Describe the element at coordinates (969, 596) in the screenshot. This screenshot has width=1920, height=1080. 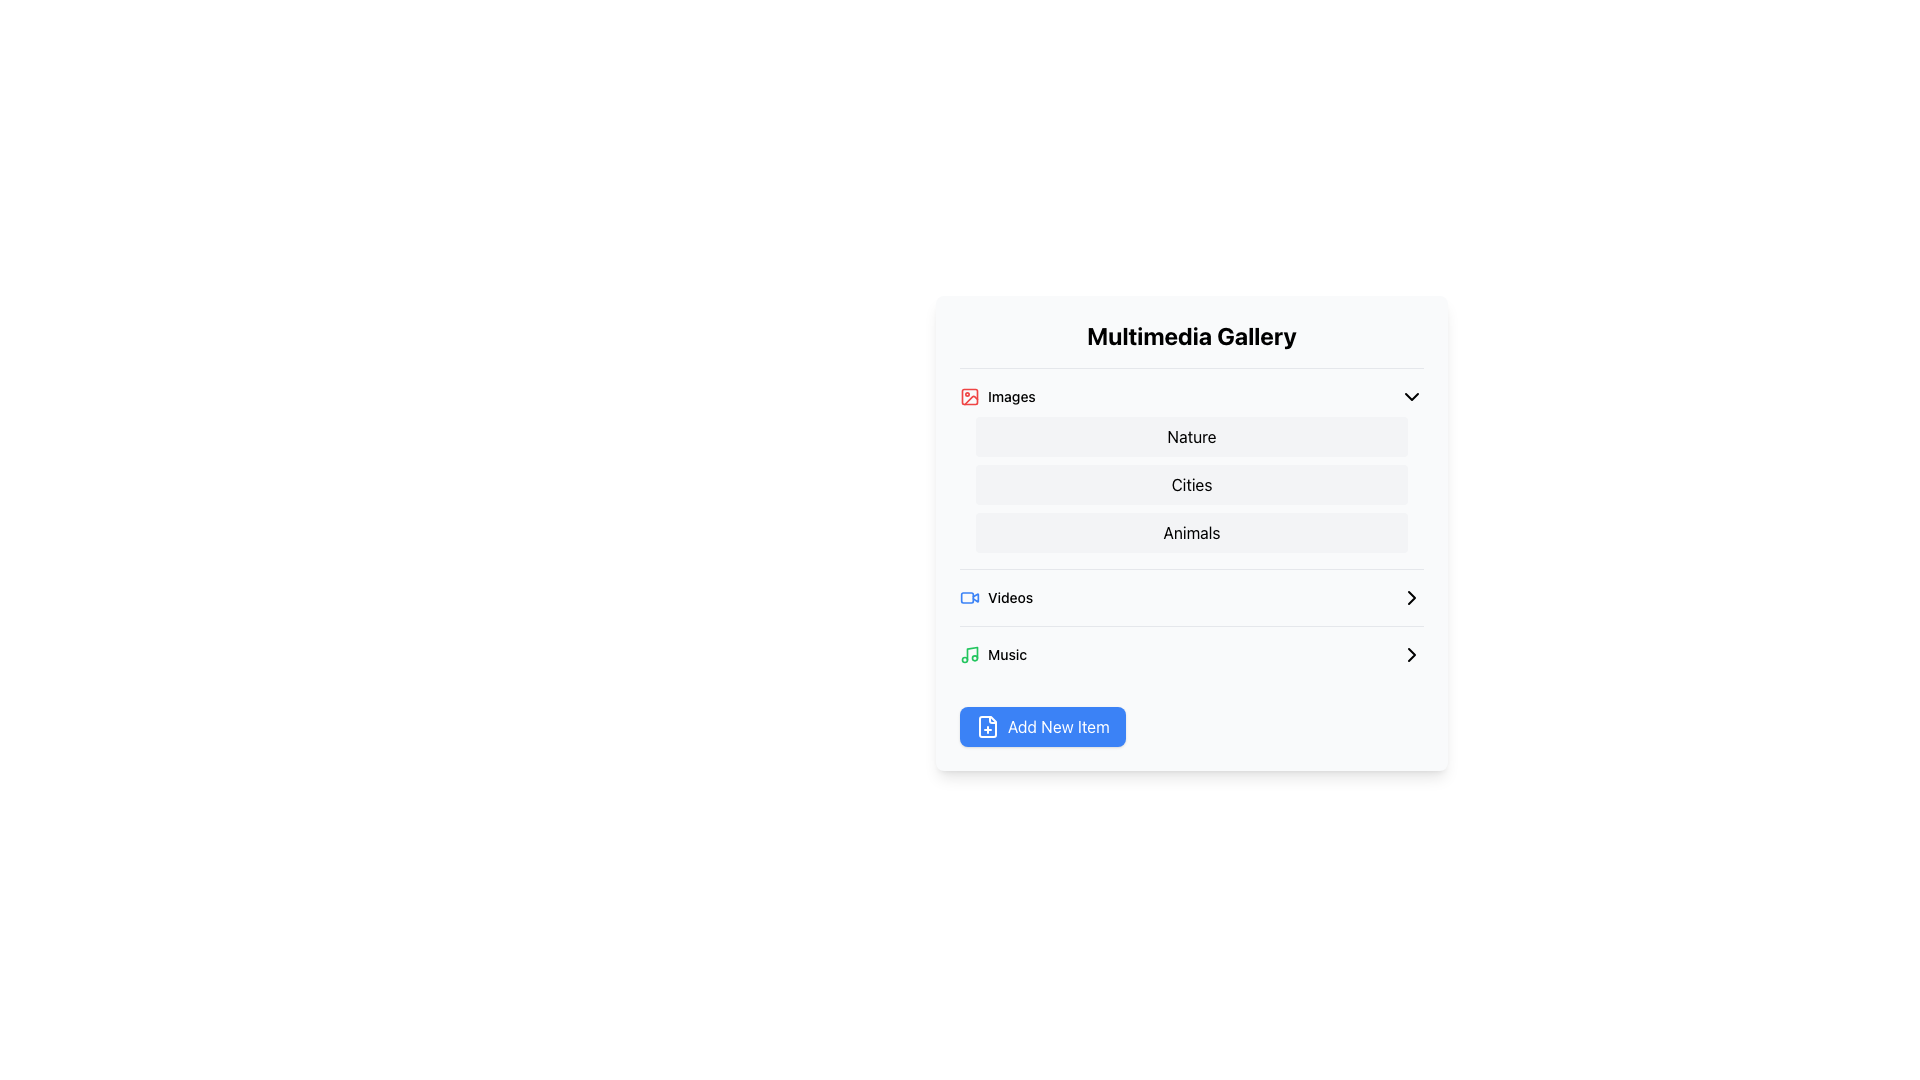
I see `the 'Videos' icon located in the 'Multimedia Gallery' section, which is the second item in the list, positioned below 'Images' and above 'Music'` at that location.